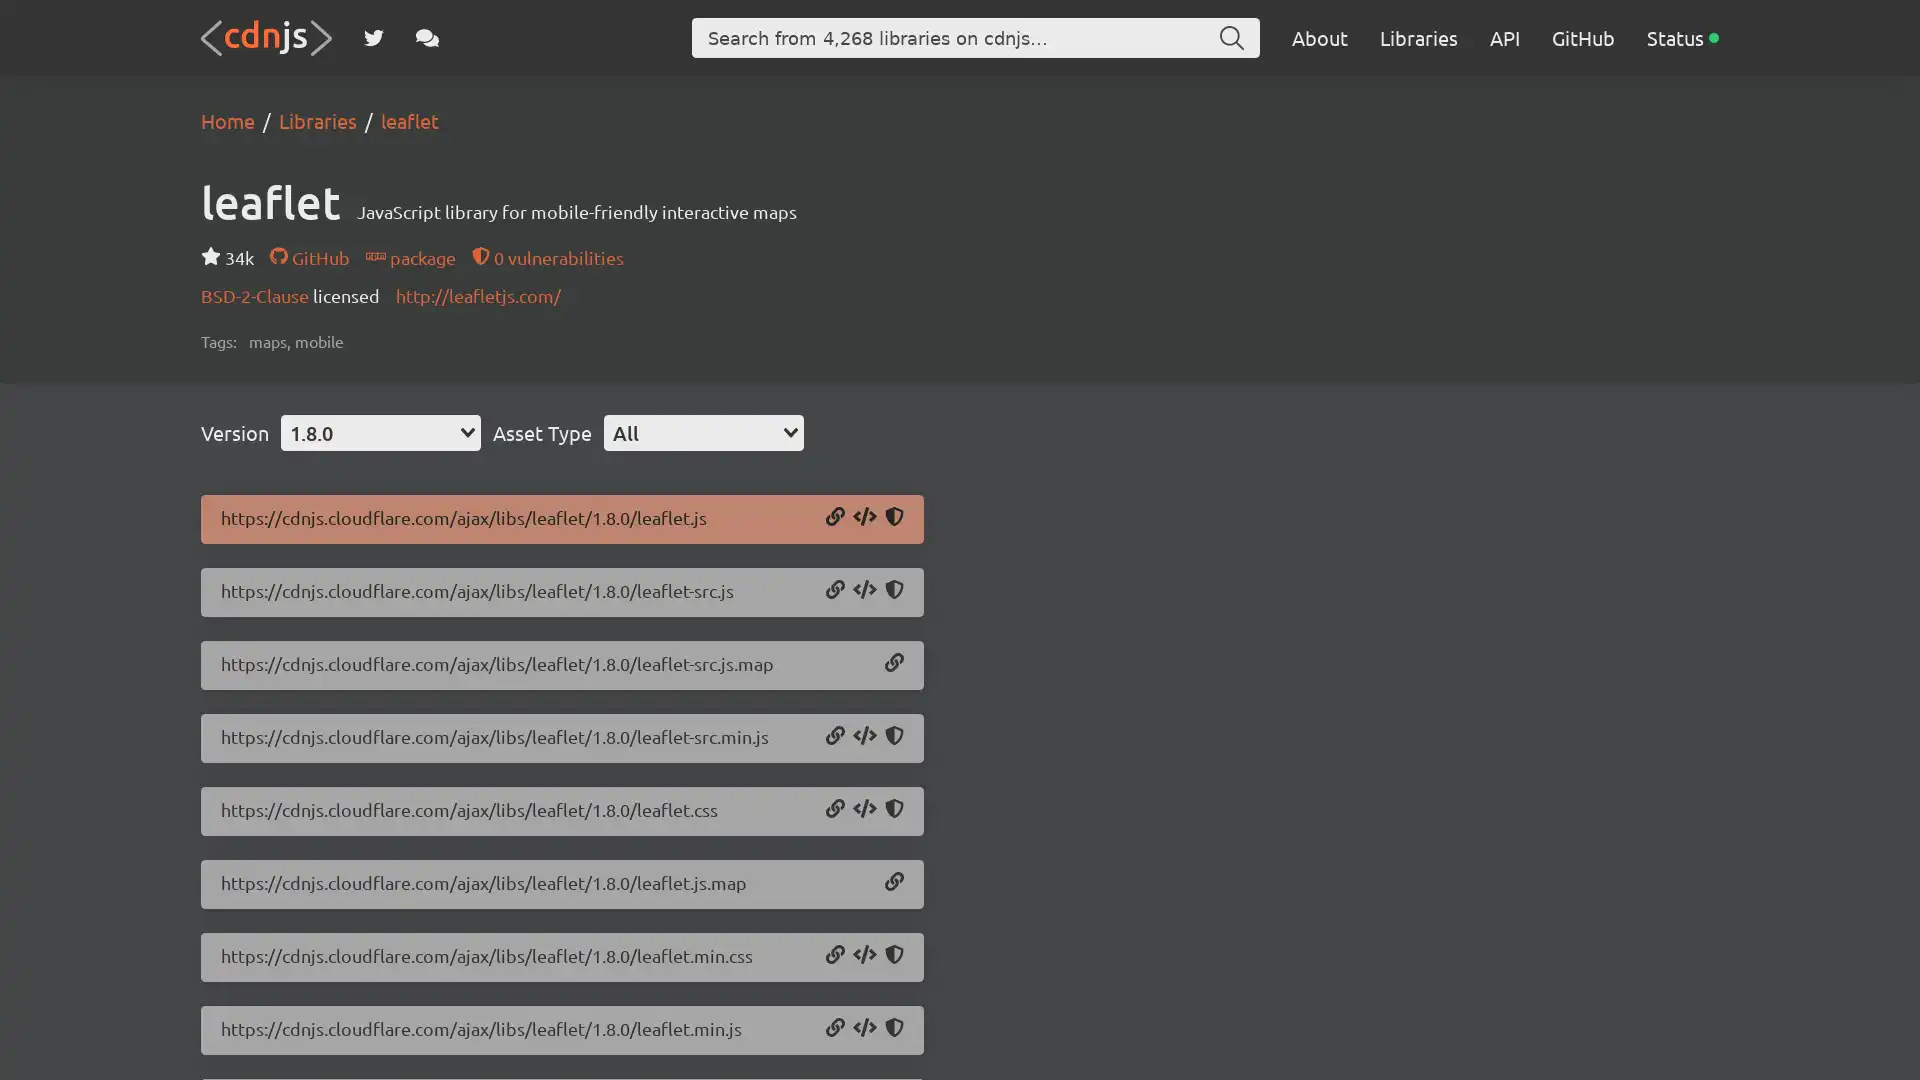  I want to click on Copy URL, so click(893, 882).